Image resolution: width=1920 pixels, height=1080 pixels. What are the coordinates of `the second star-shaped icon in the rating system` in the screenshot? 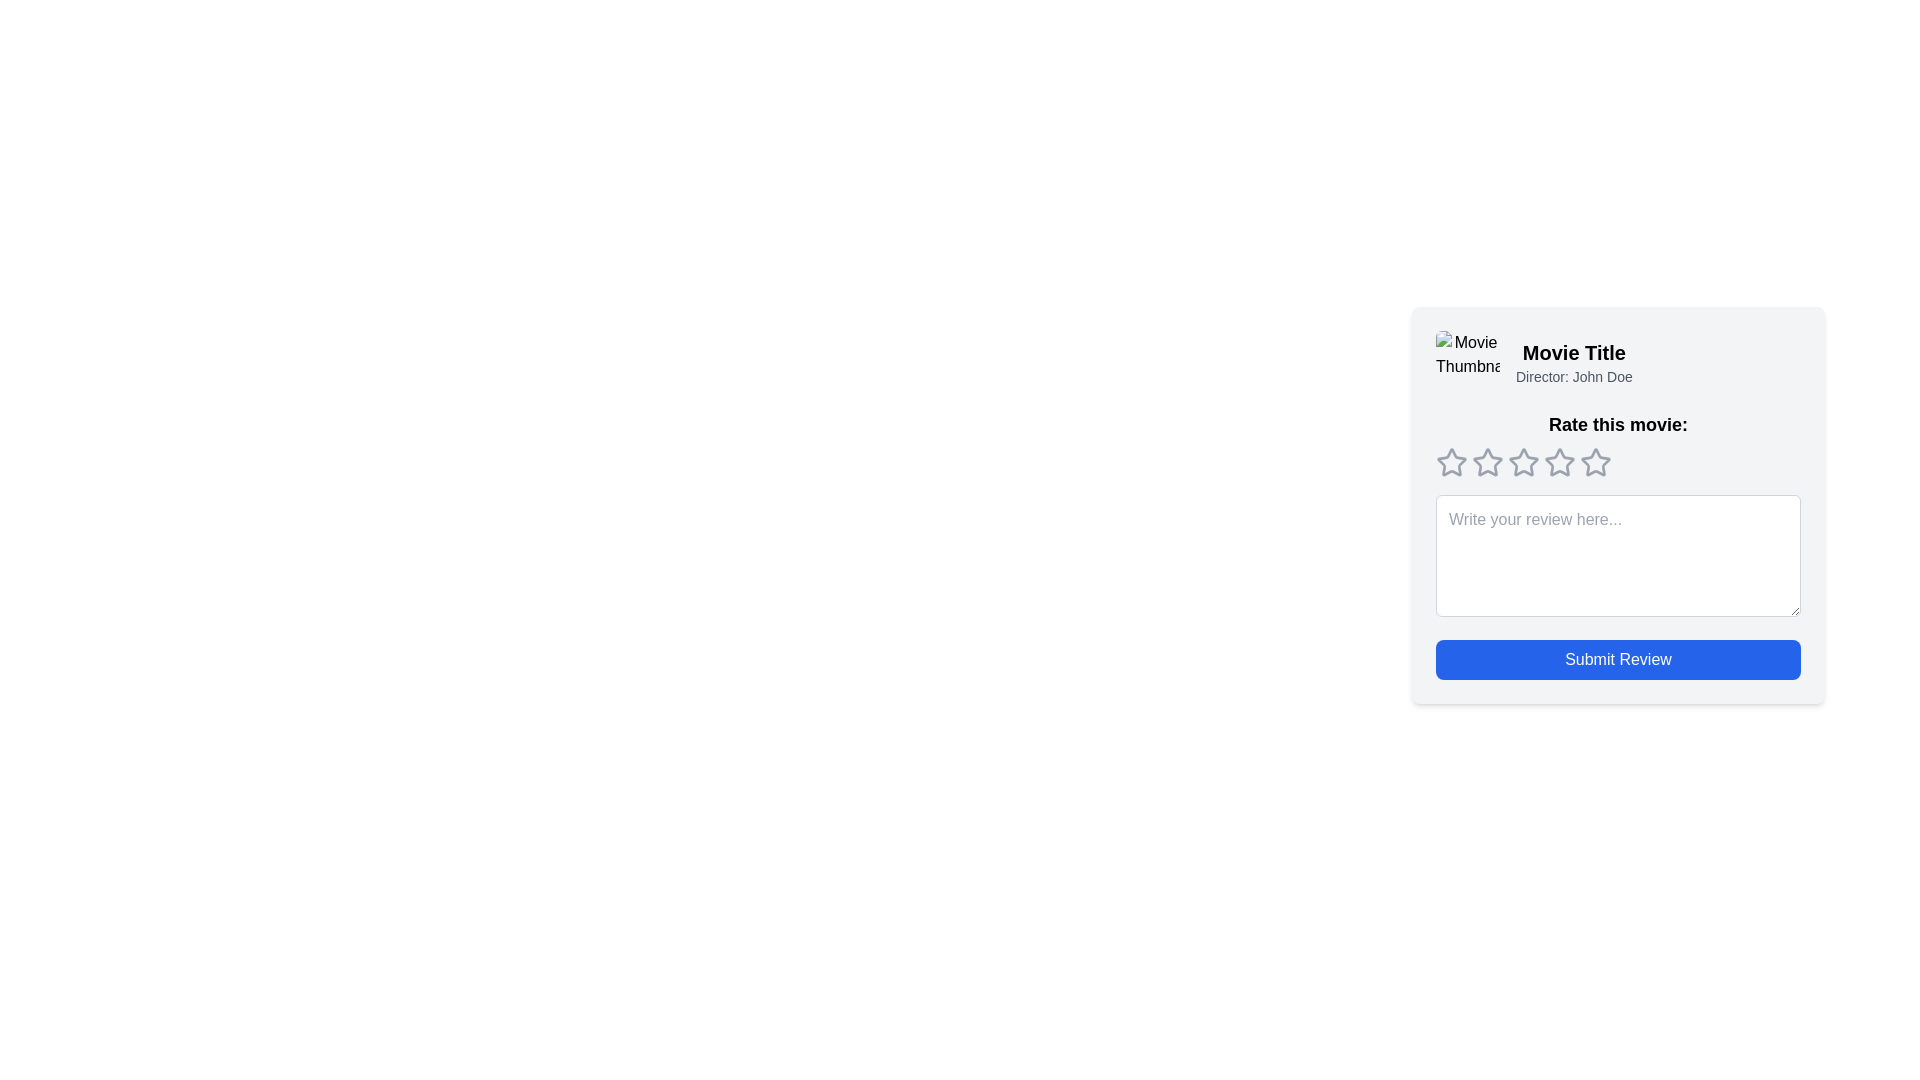 It's located at (1522, 462).